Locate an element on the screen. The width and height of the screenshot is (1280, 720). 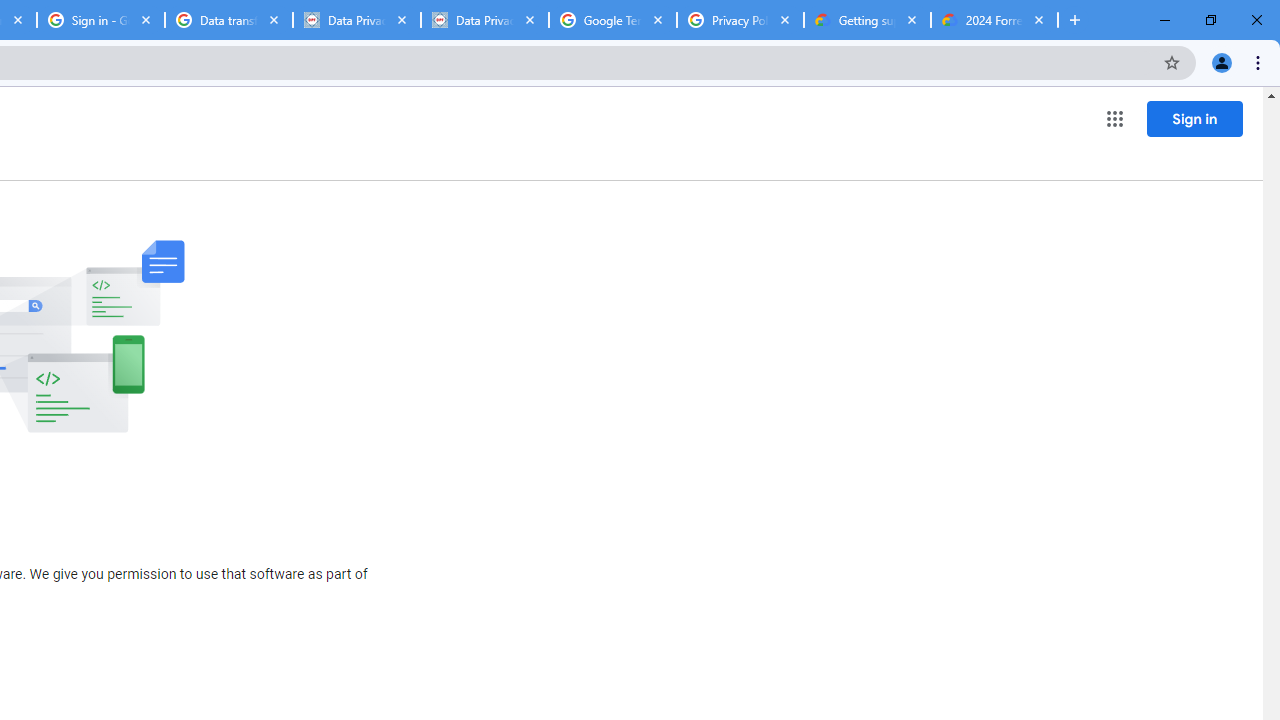
'Sign in - Google Accounts' is located at coordinates (100, 20).